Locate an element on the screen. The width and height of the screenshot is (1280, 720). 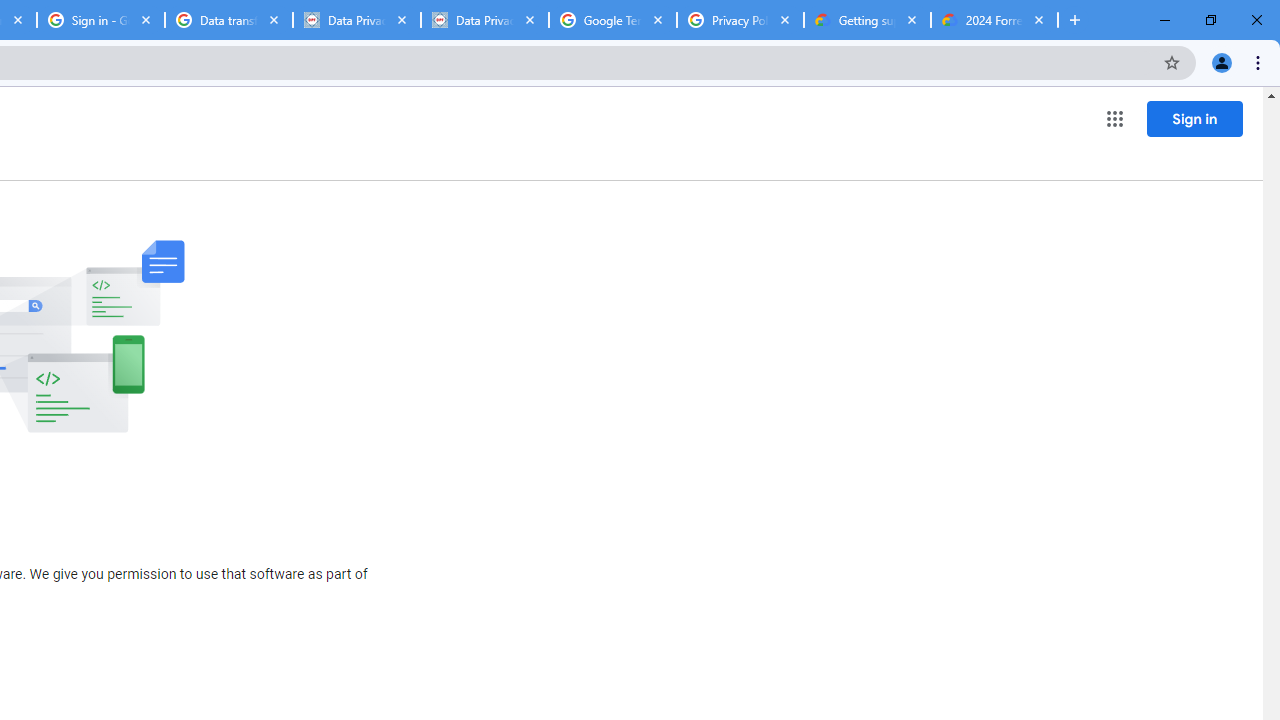
'Sign in - Google Accounts' is located at coordinates (100, 20).